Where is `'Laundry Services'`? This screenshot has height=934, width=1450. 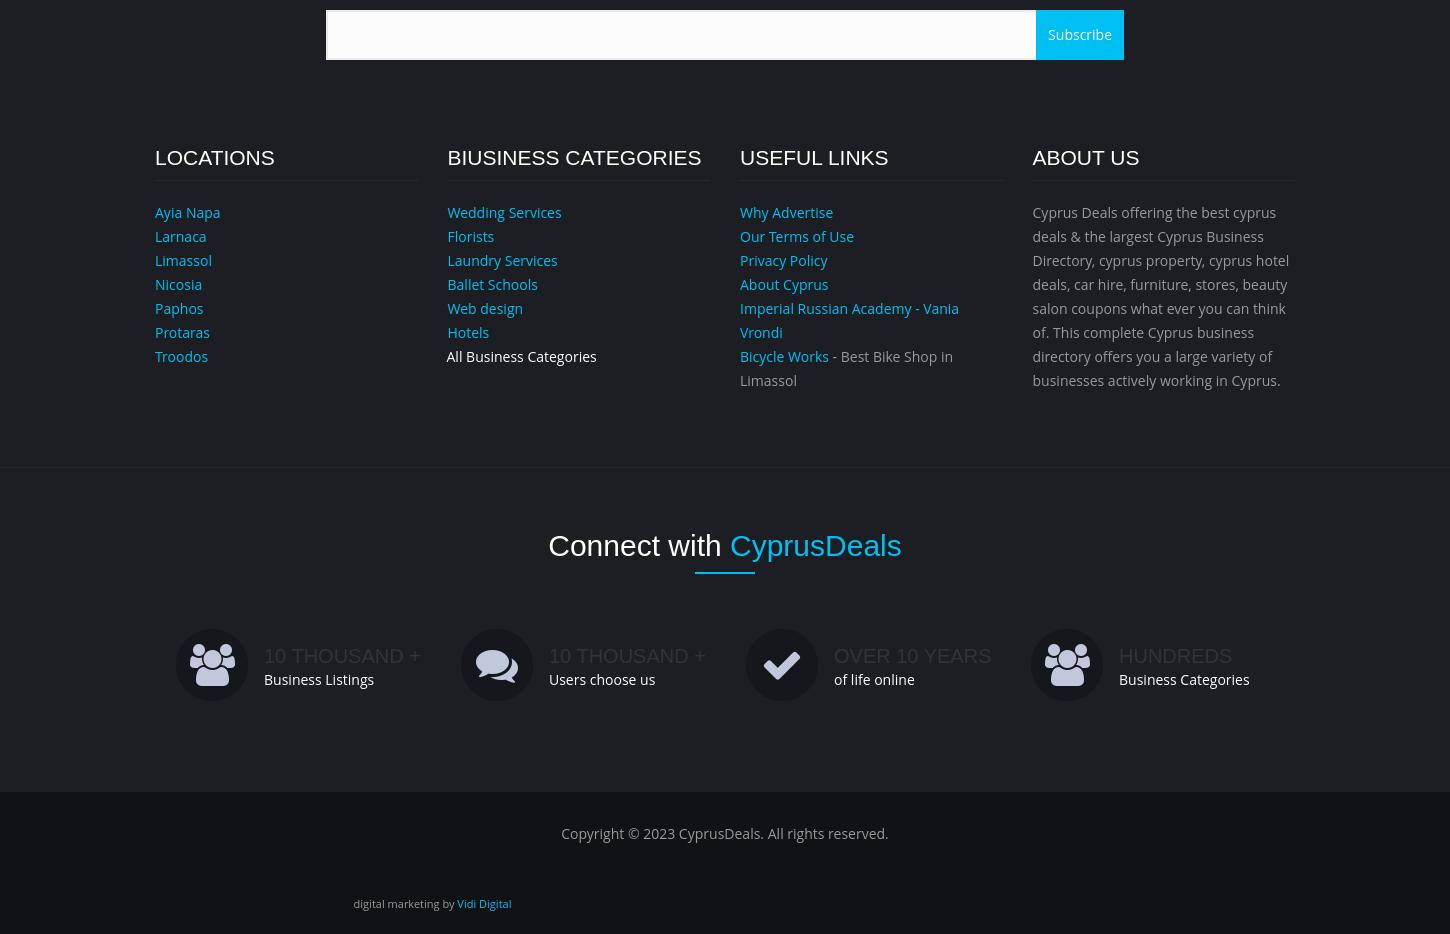
'Laundry Services' is located at coordinates (501, 260).